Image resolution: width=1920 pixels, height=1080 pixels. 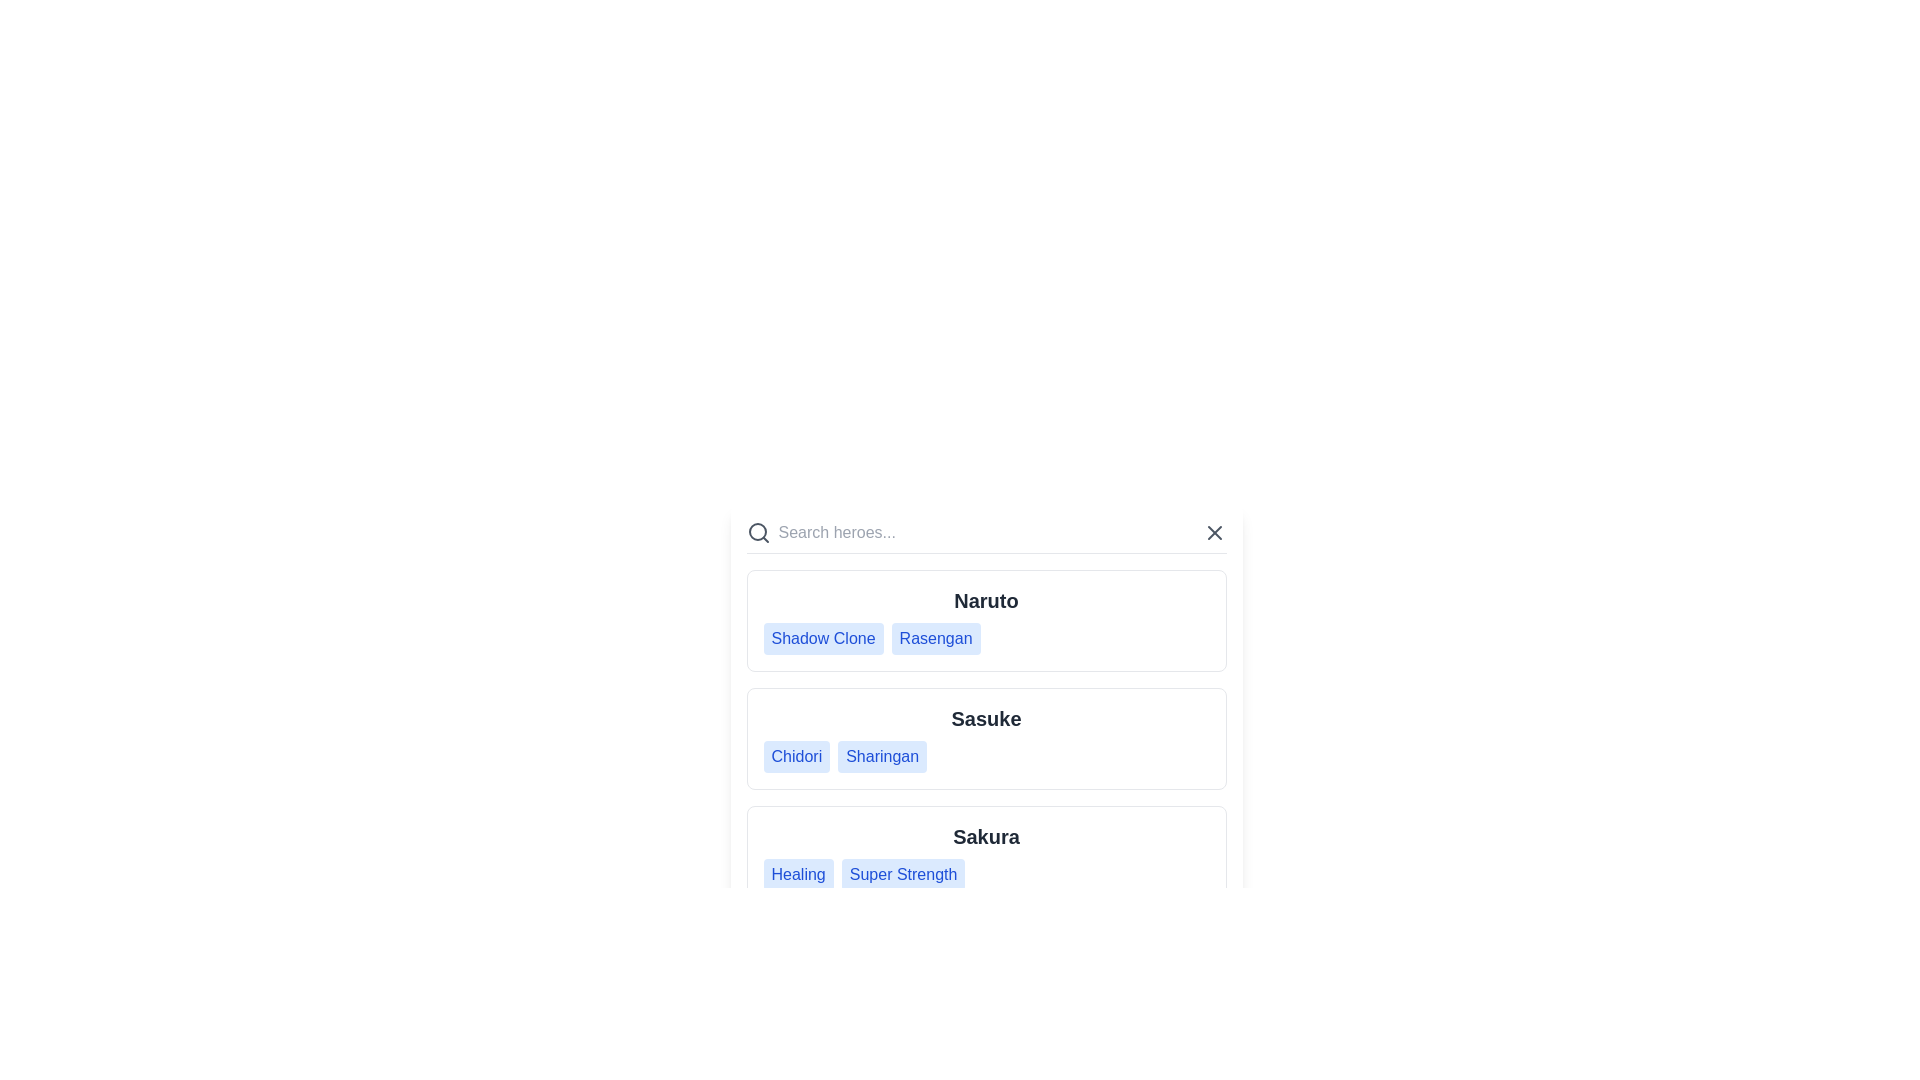 What do you see at coordinates (986, 717) in the screenshot?
I see `the text label displaying 'Sasuke', which serves as the title of the associated content above the buttons labeled 'Chidori' and 'Sharingan'` at bounding box center [986, 717].